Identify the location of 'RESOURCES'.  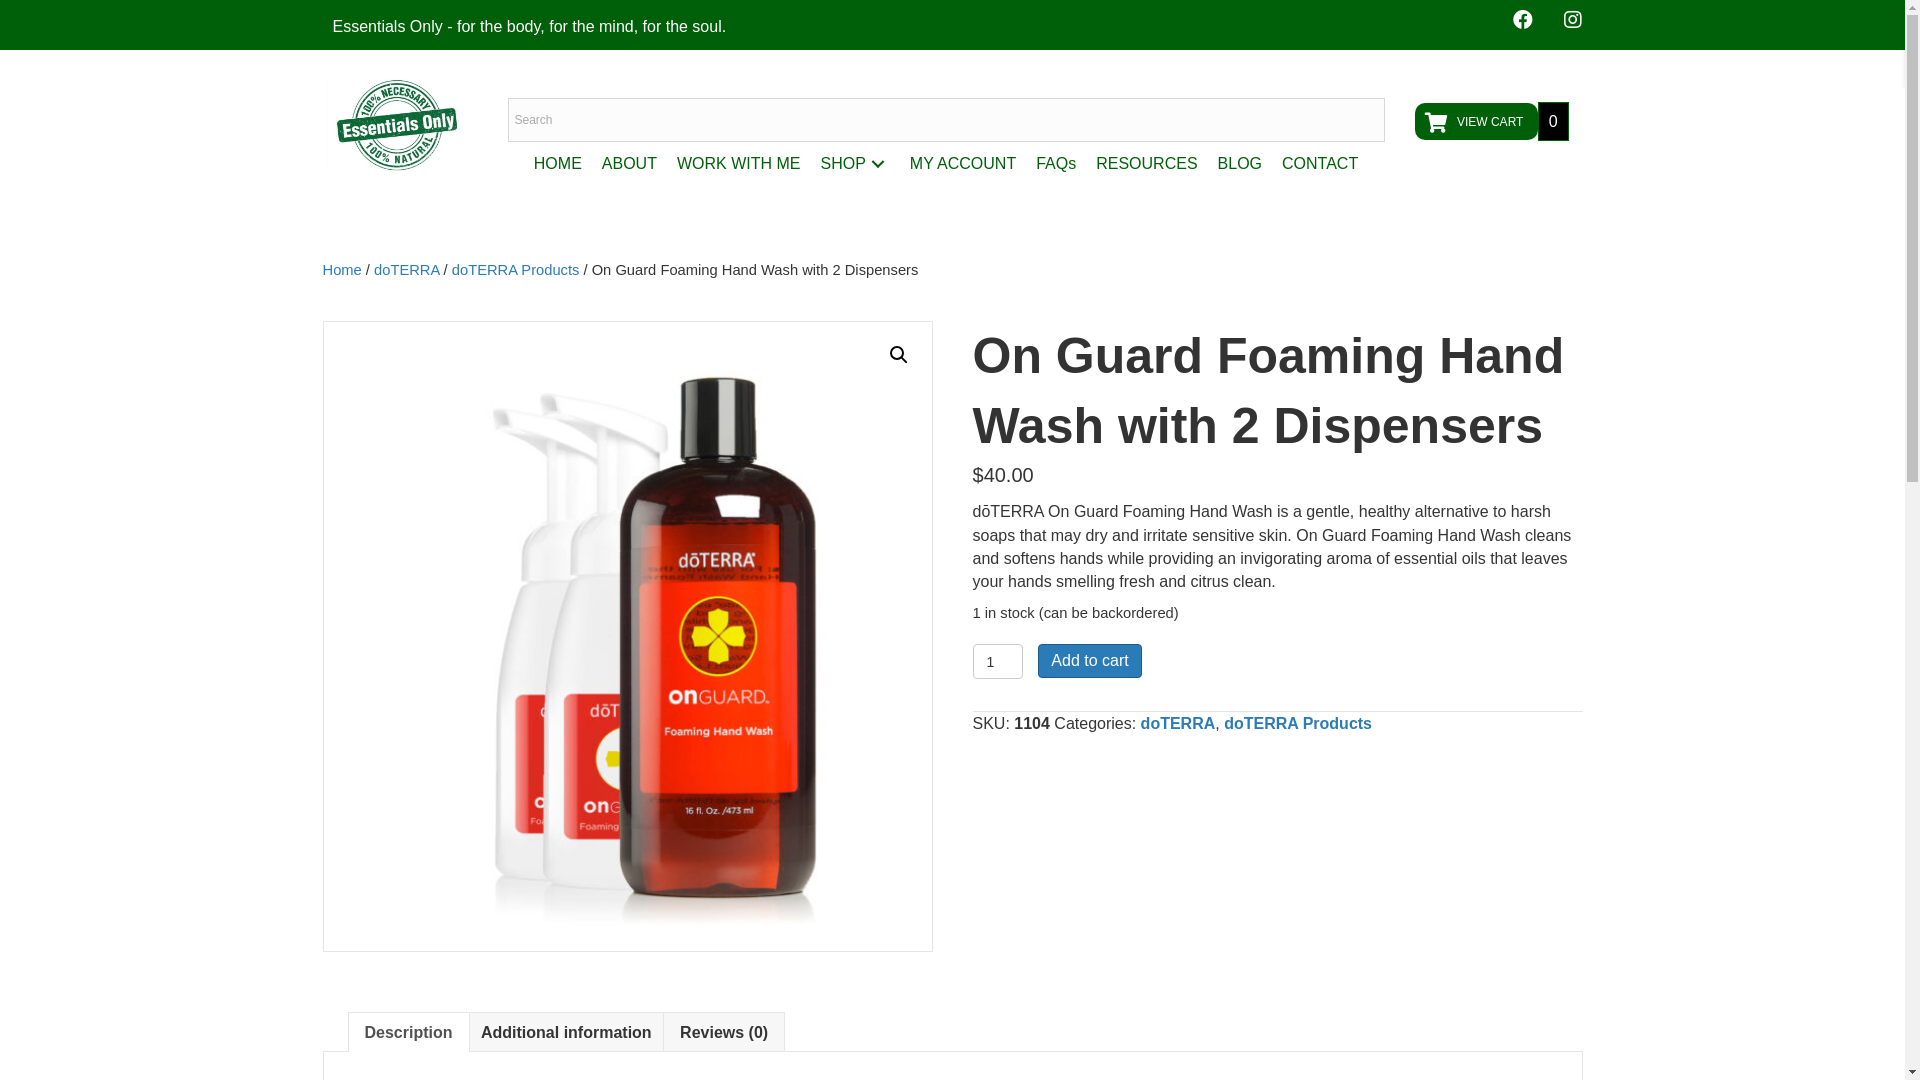
(1146, 162).